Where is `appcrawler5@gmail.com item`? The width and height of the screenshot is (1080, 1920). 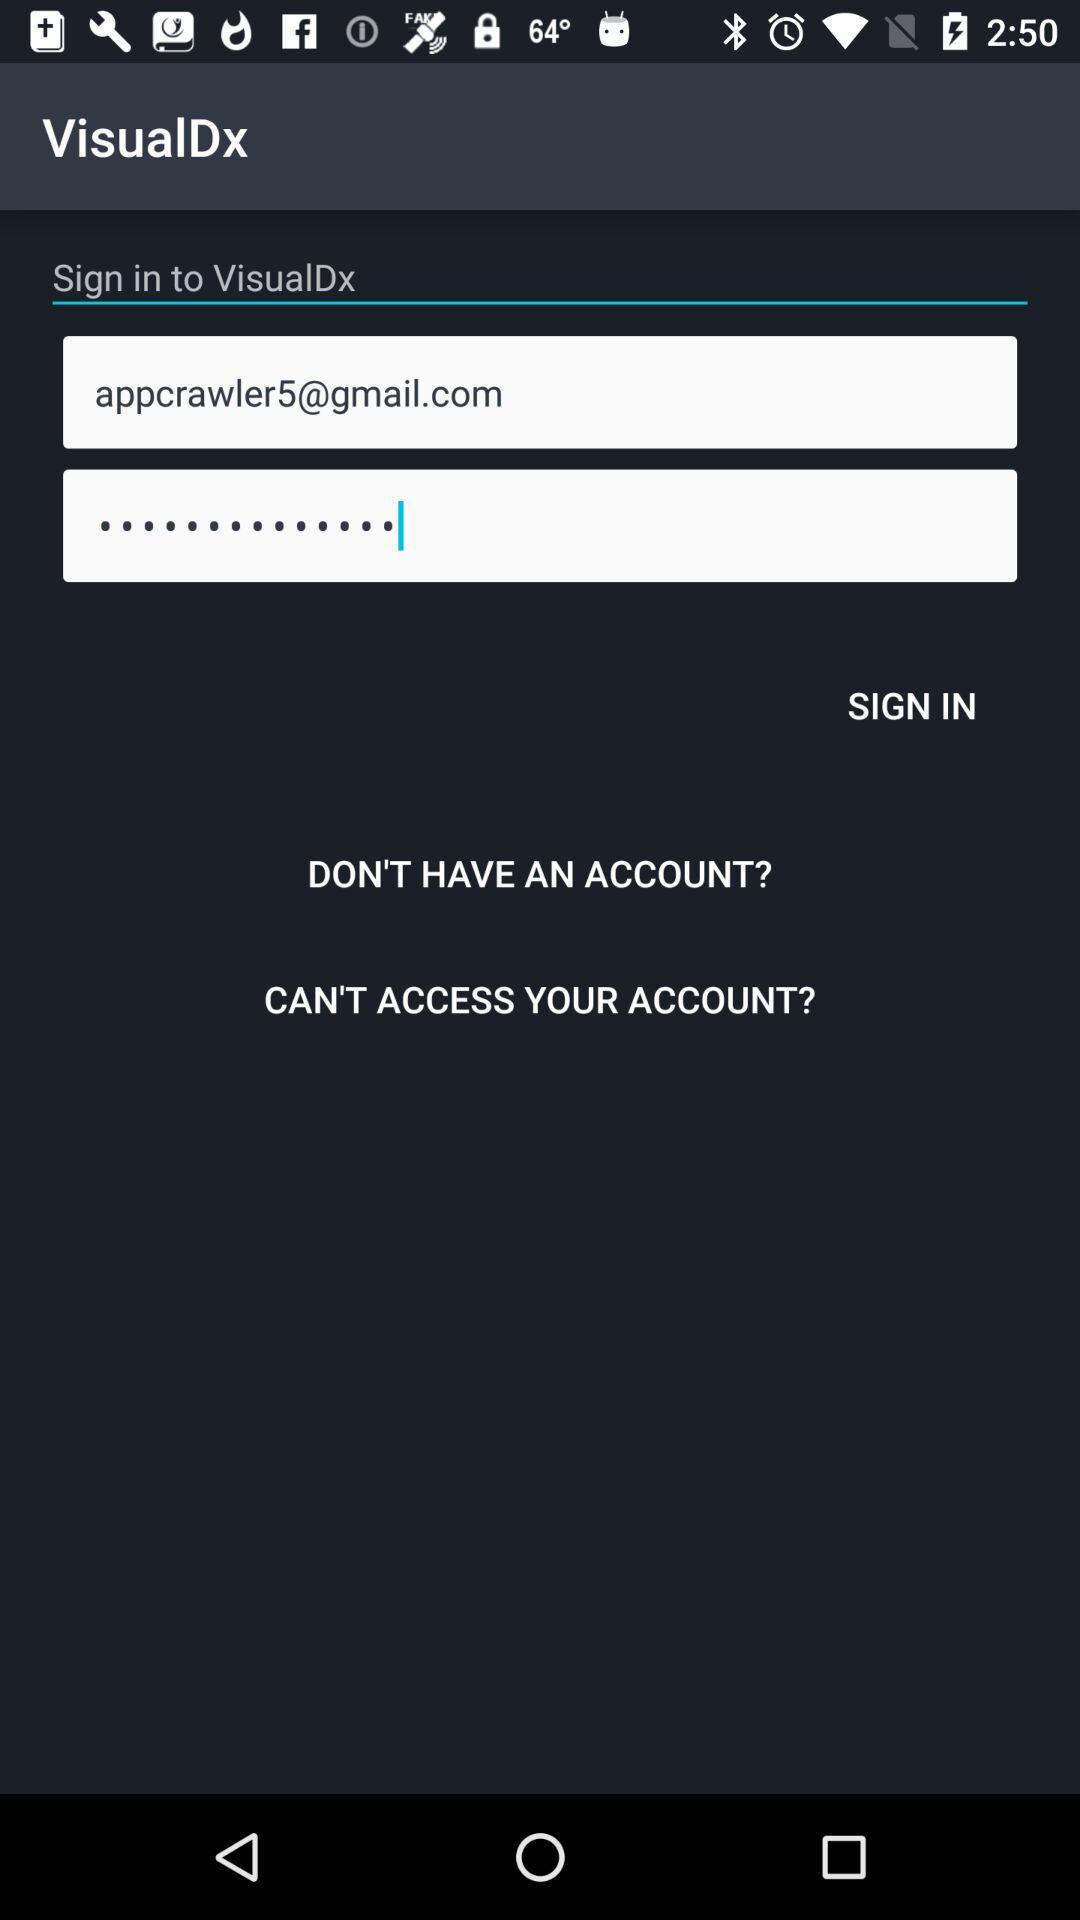
appcrawler5@gmail.com item is located at coordinates (540, 392).